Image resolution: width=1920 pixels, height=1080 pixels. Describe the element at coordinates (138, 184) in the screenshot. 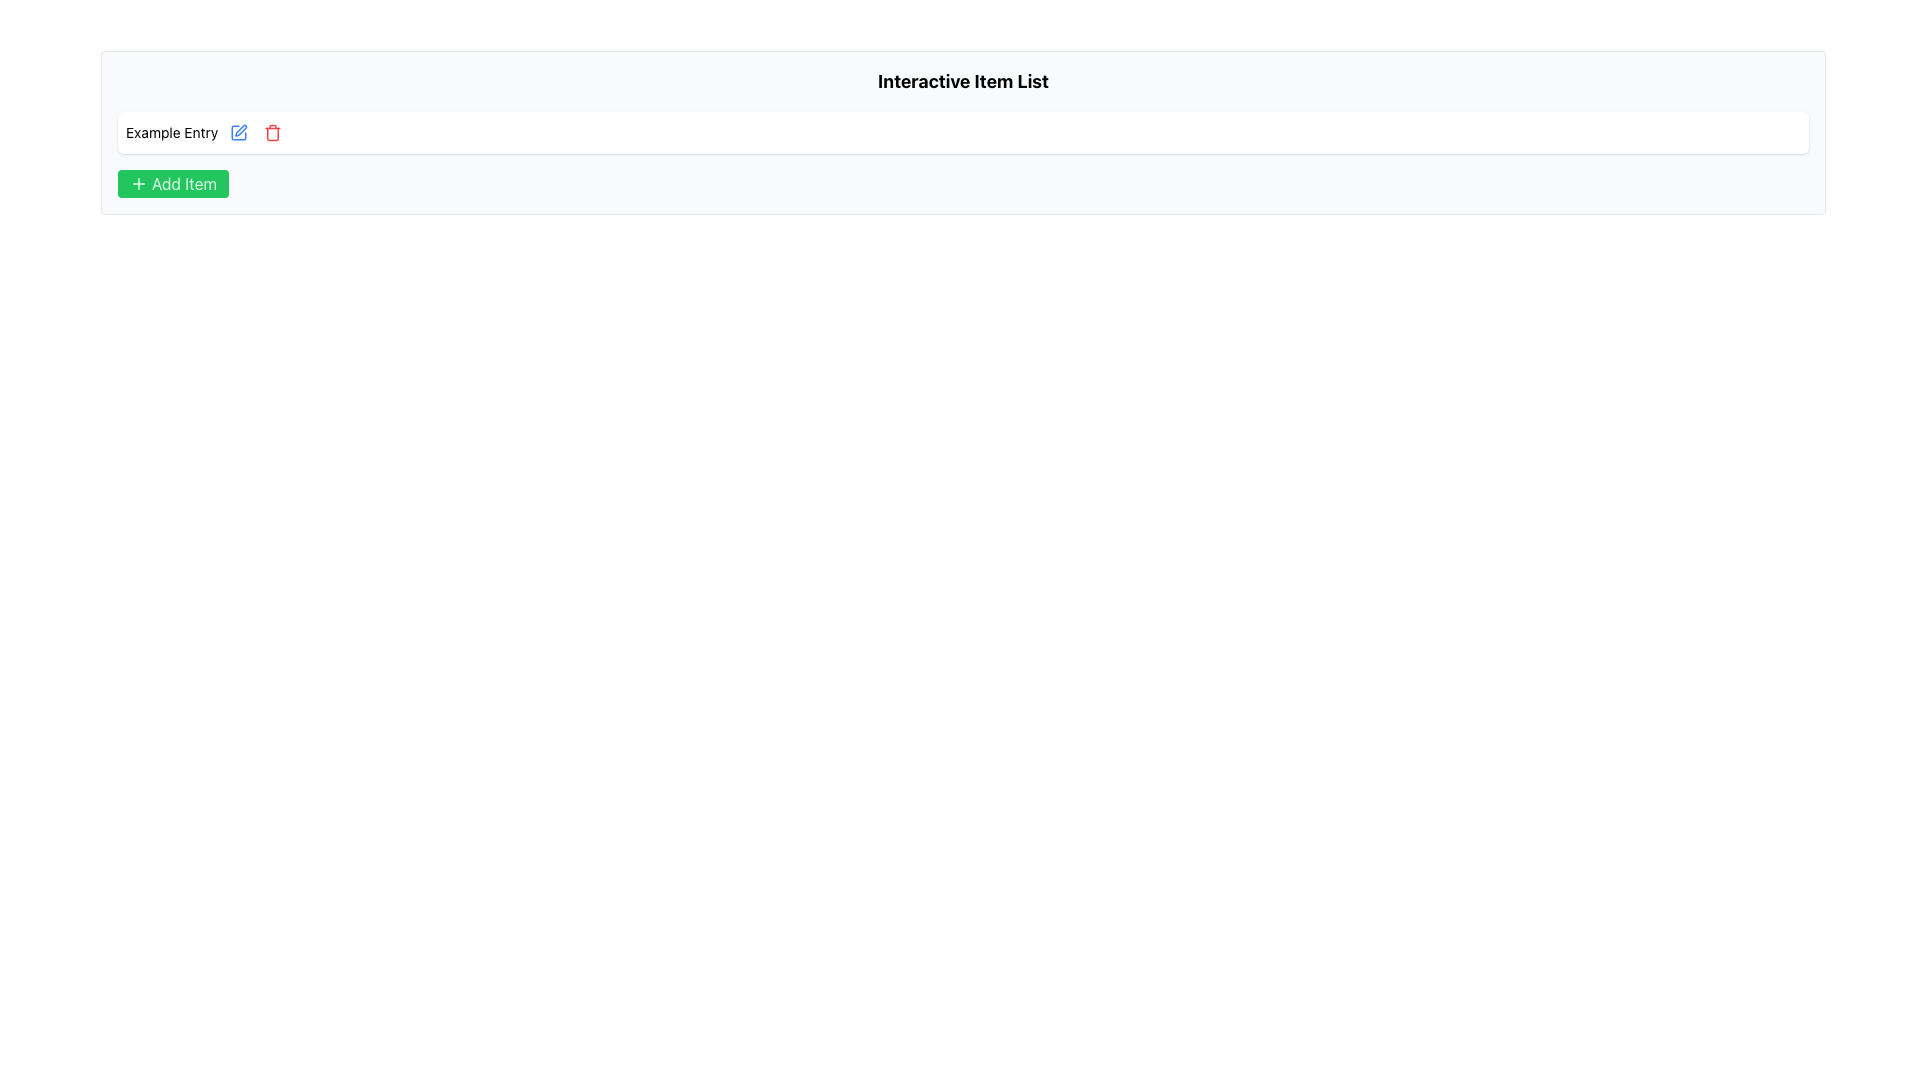

I see `the SVG Icon depicting a plus symbol (+) with a green background, located within the 'Add Item' button in the bottom-left section of the list area` at that location.